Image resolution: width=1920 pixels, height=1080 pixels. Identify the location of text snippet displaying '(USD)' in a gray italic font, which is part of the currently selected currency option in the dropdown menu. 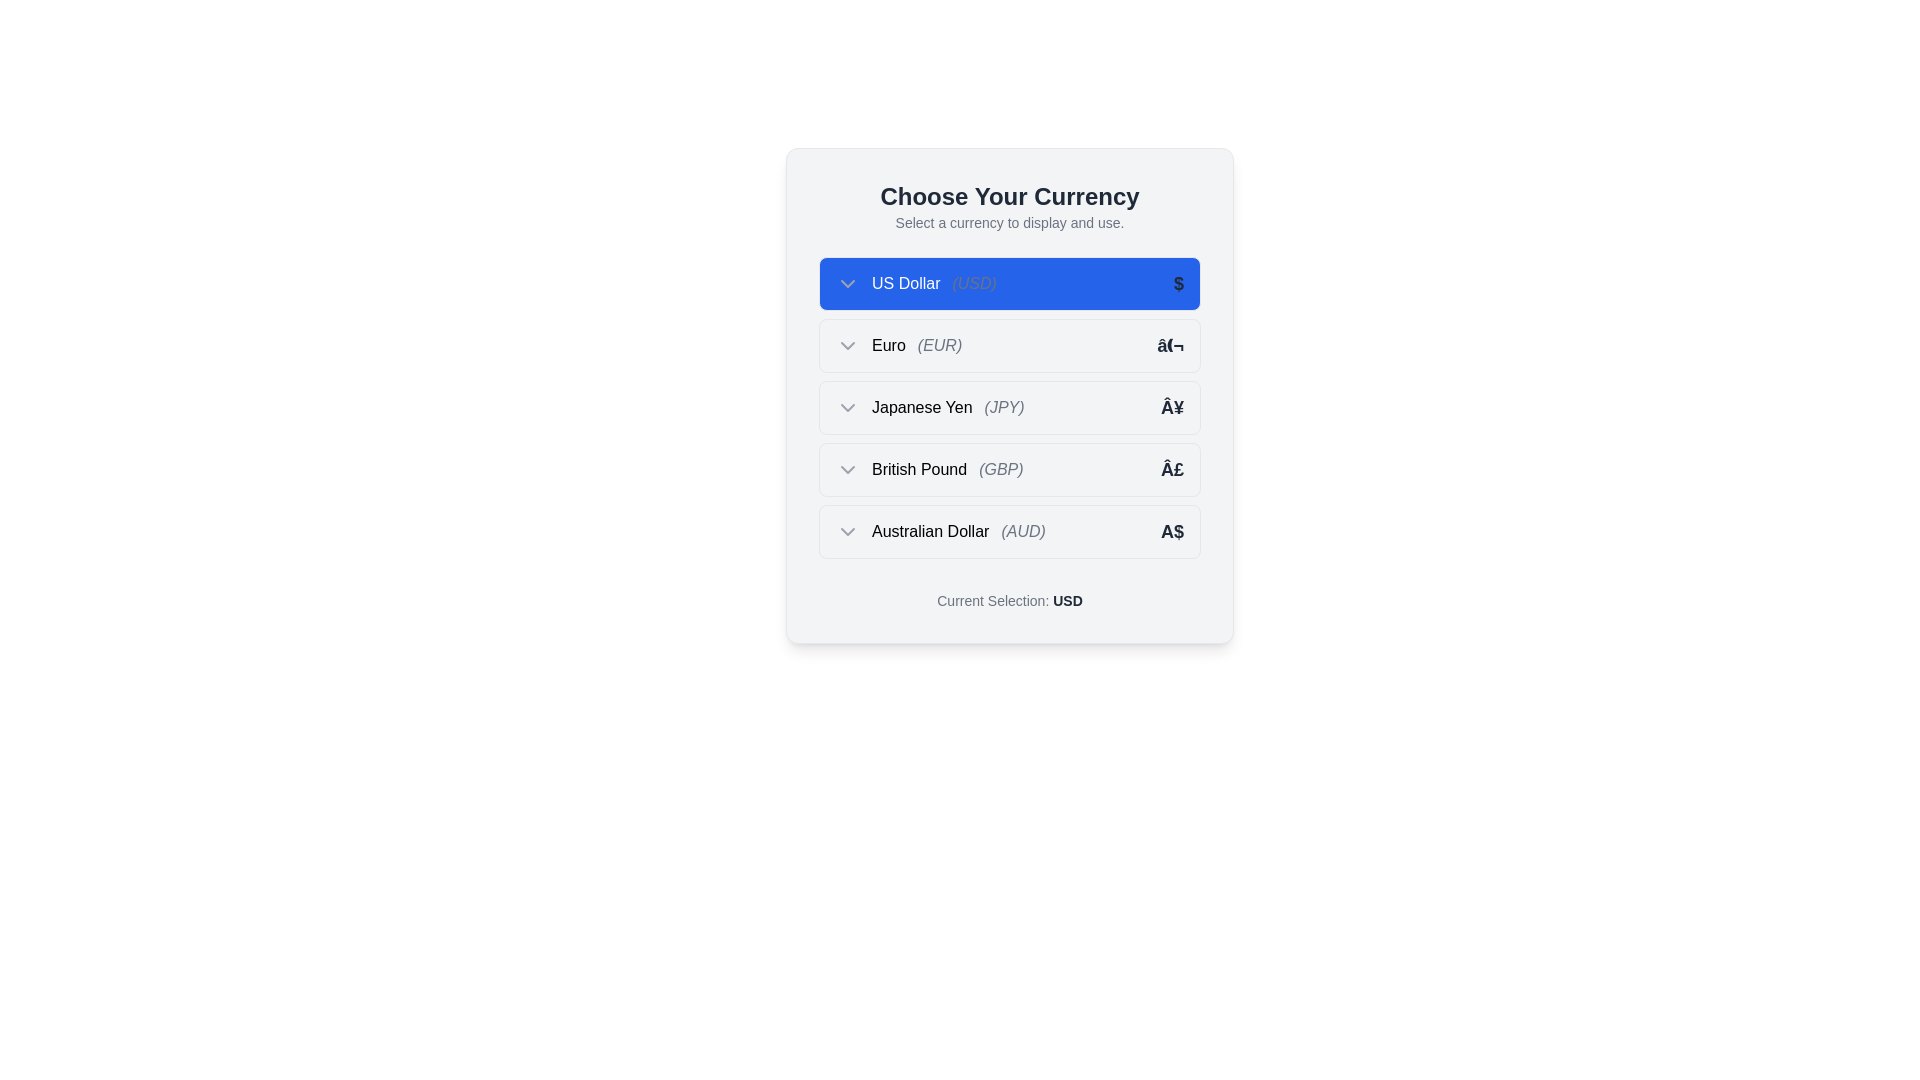
(974, 284).